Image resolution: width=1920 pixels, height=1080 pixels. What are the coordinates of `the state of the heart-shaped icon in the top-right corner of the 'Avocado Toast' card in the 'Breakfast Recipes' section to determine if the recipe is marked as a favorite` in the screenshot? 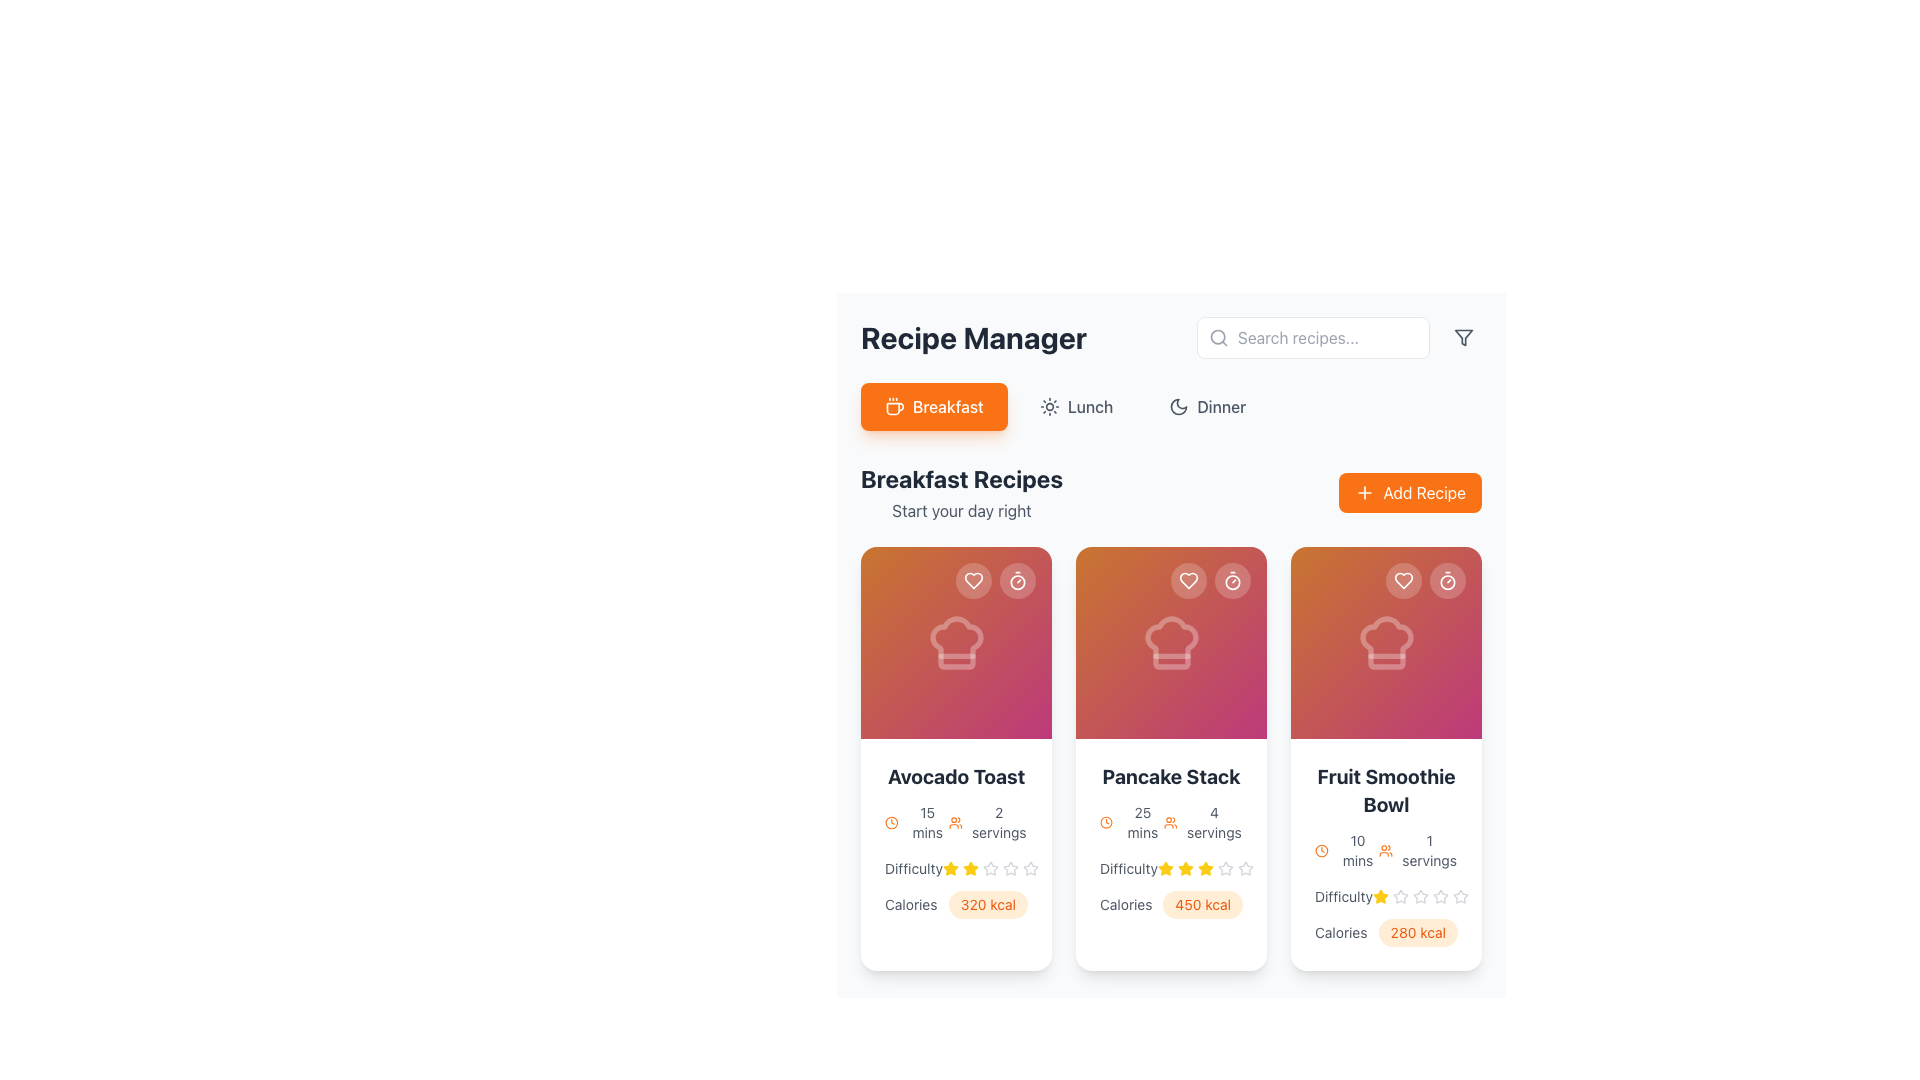 It's located at (974, 581).